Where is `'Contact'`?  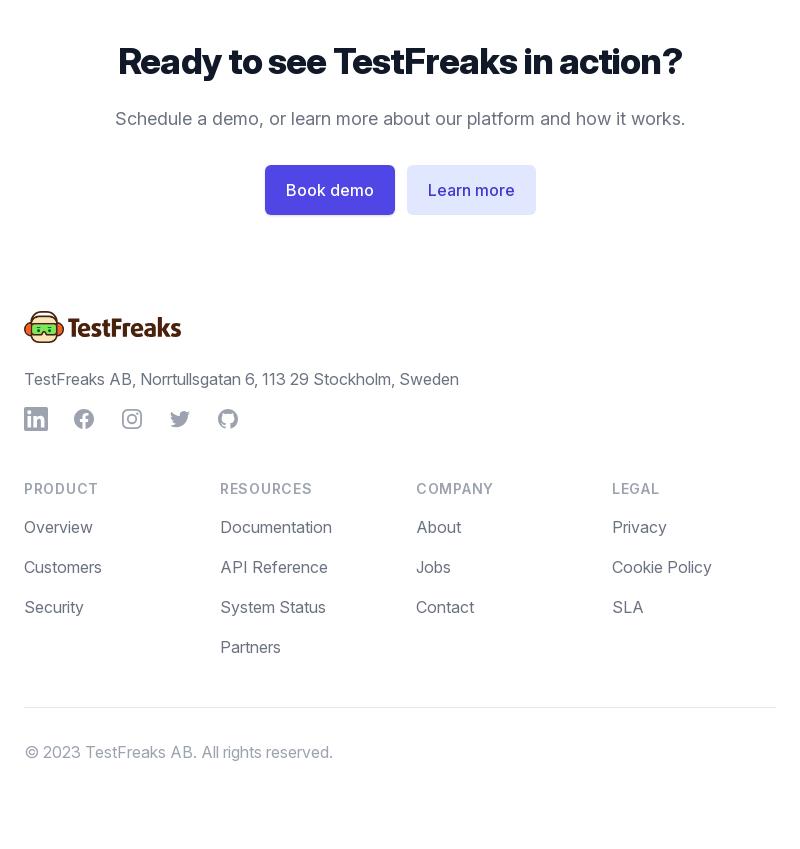
'Contact' is located at coordinates (444, 606).